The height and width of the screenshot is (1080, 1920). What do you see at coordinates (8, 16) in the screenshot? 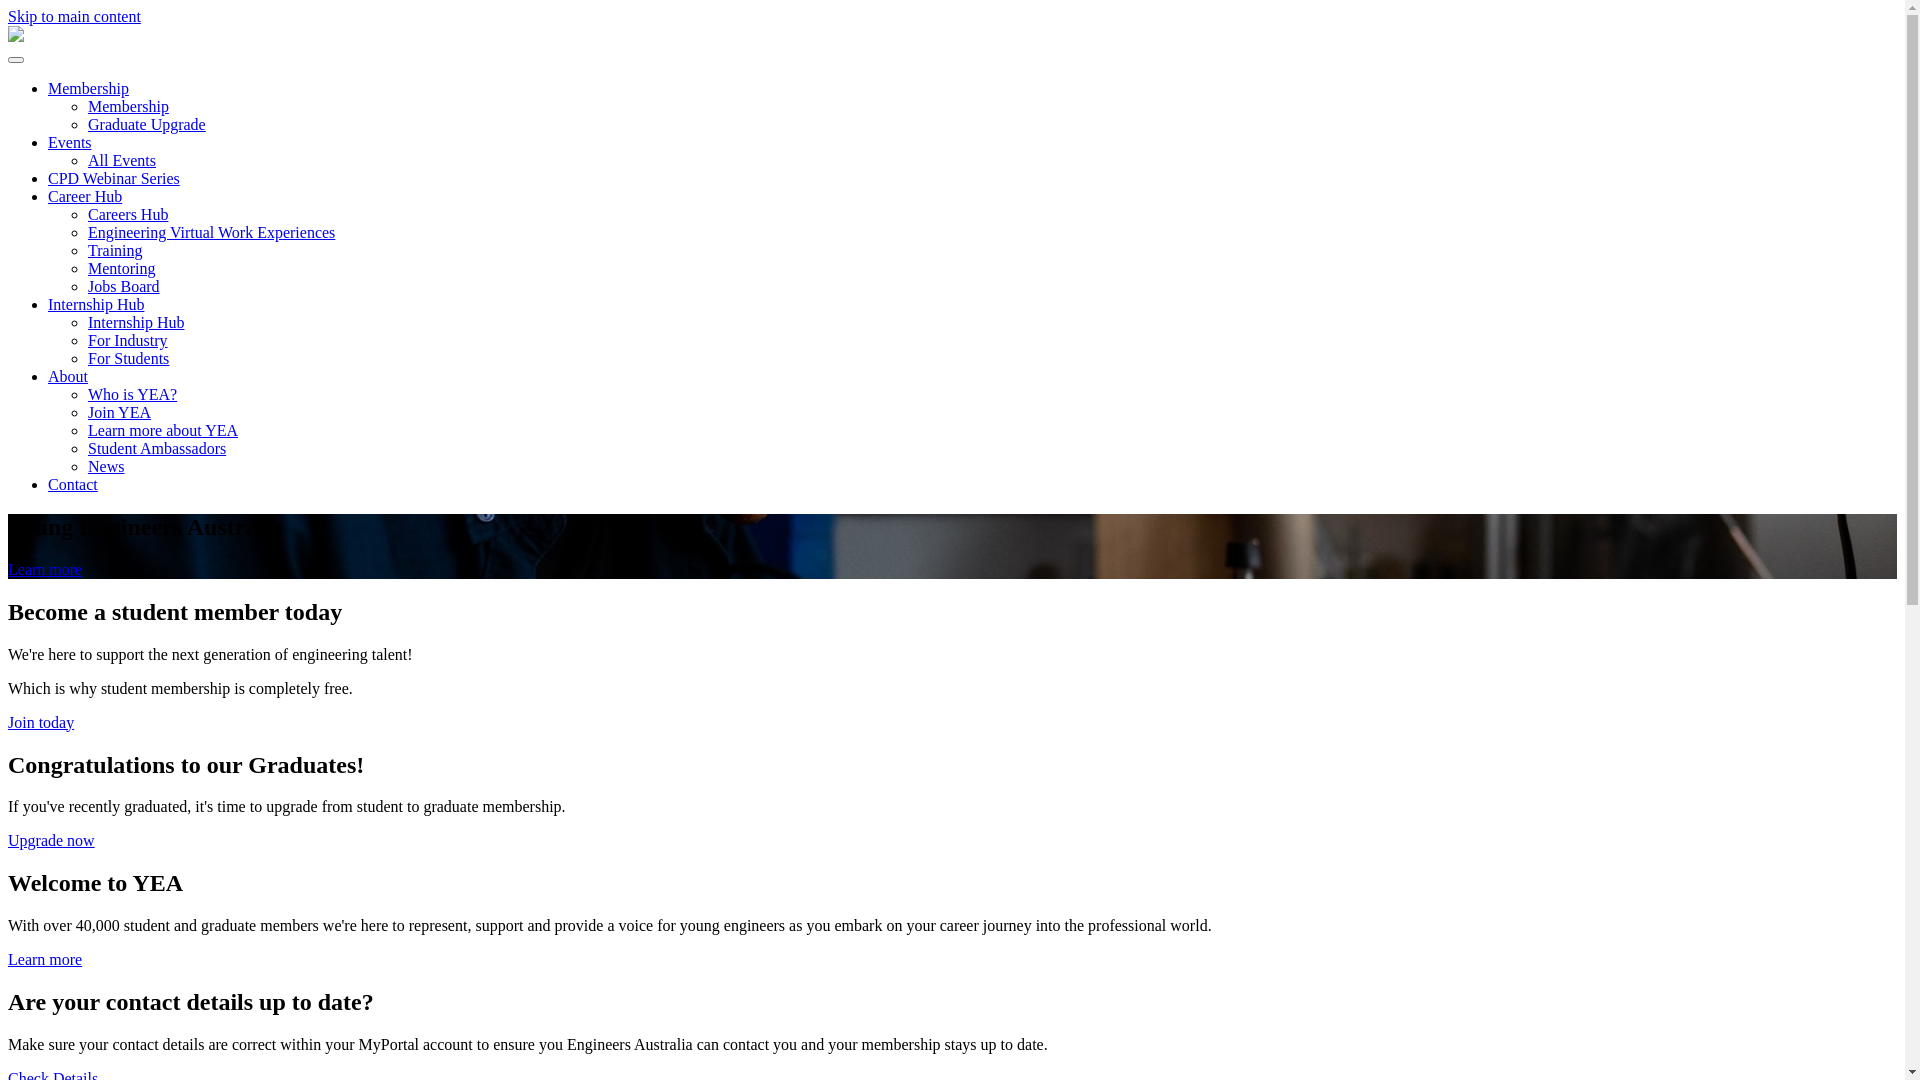
I see `'Skip to main content'` at bounding box center [8, 16].